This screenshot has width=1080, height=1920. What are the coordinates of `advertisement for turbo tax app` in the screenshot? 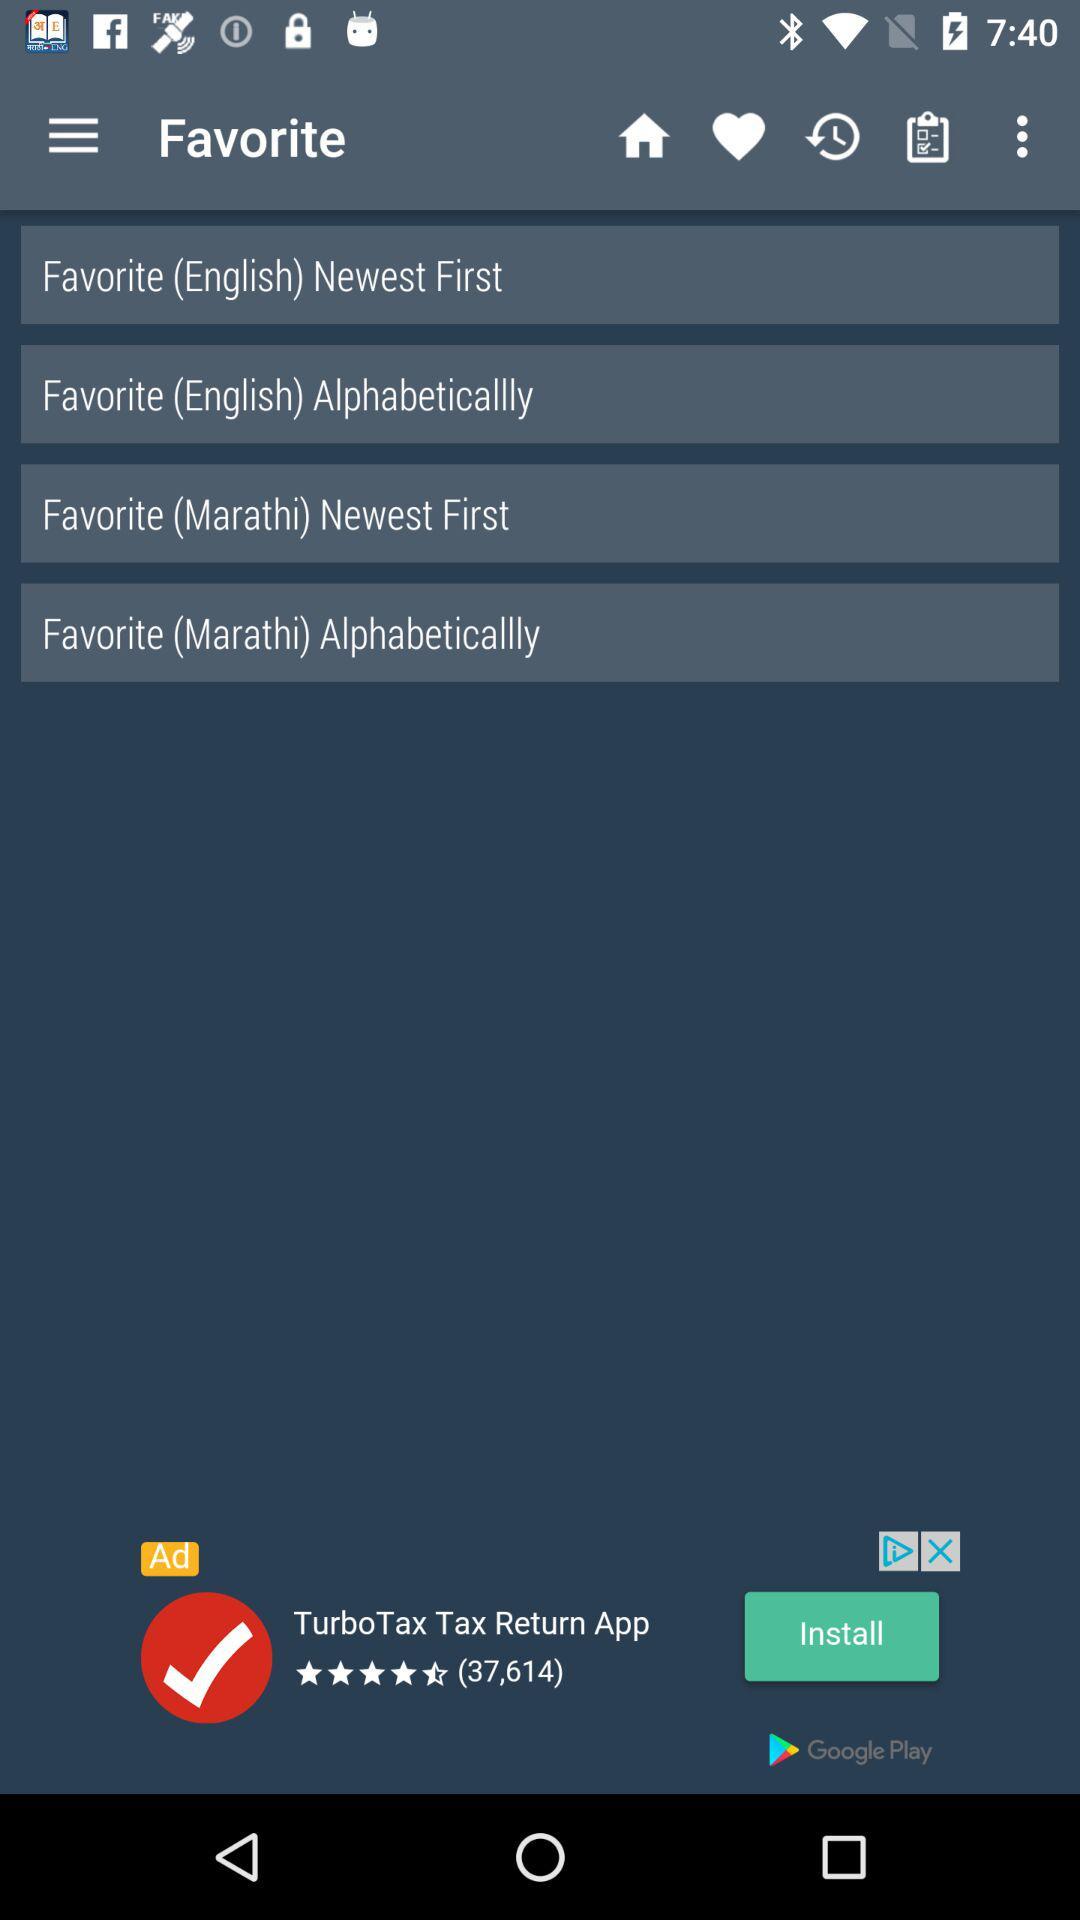 It's located at (540, 1662).